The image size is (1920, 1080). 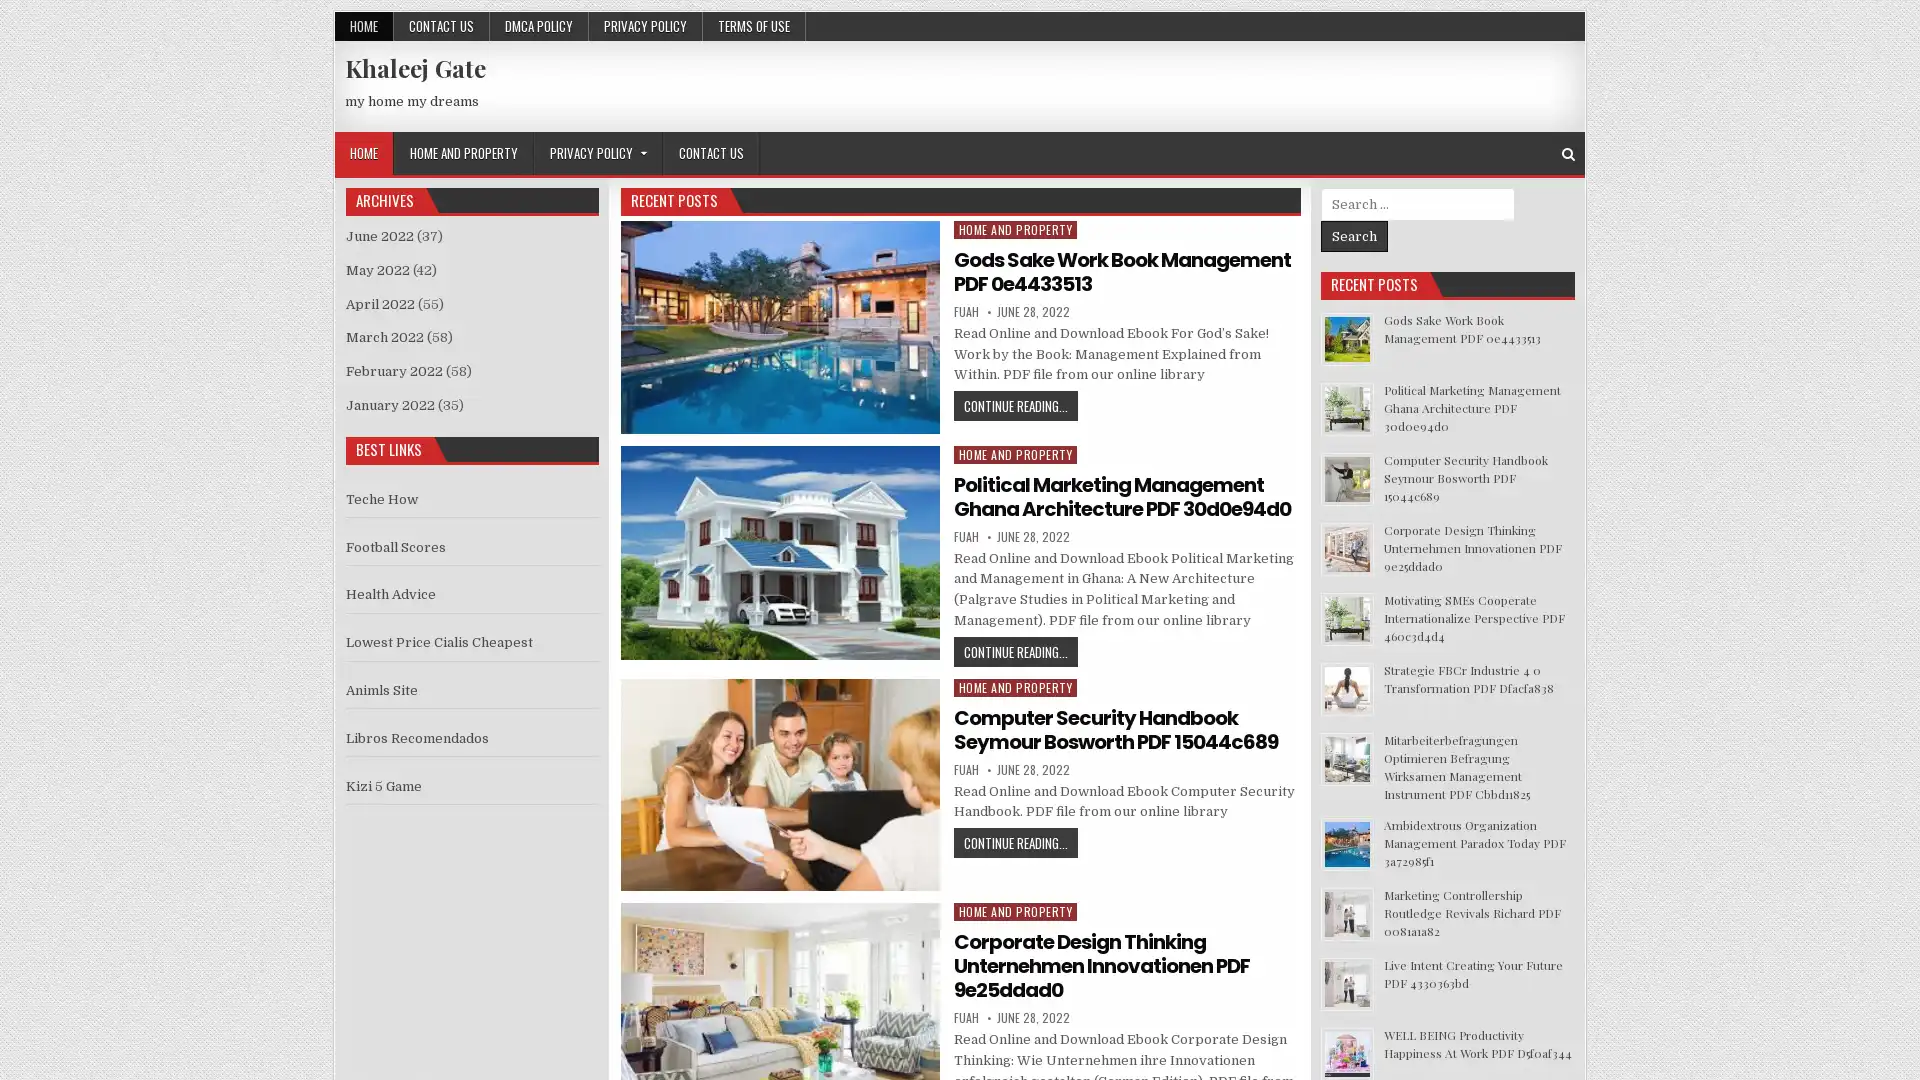 I want to click on Search, so click(x=1354, y=235).